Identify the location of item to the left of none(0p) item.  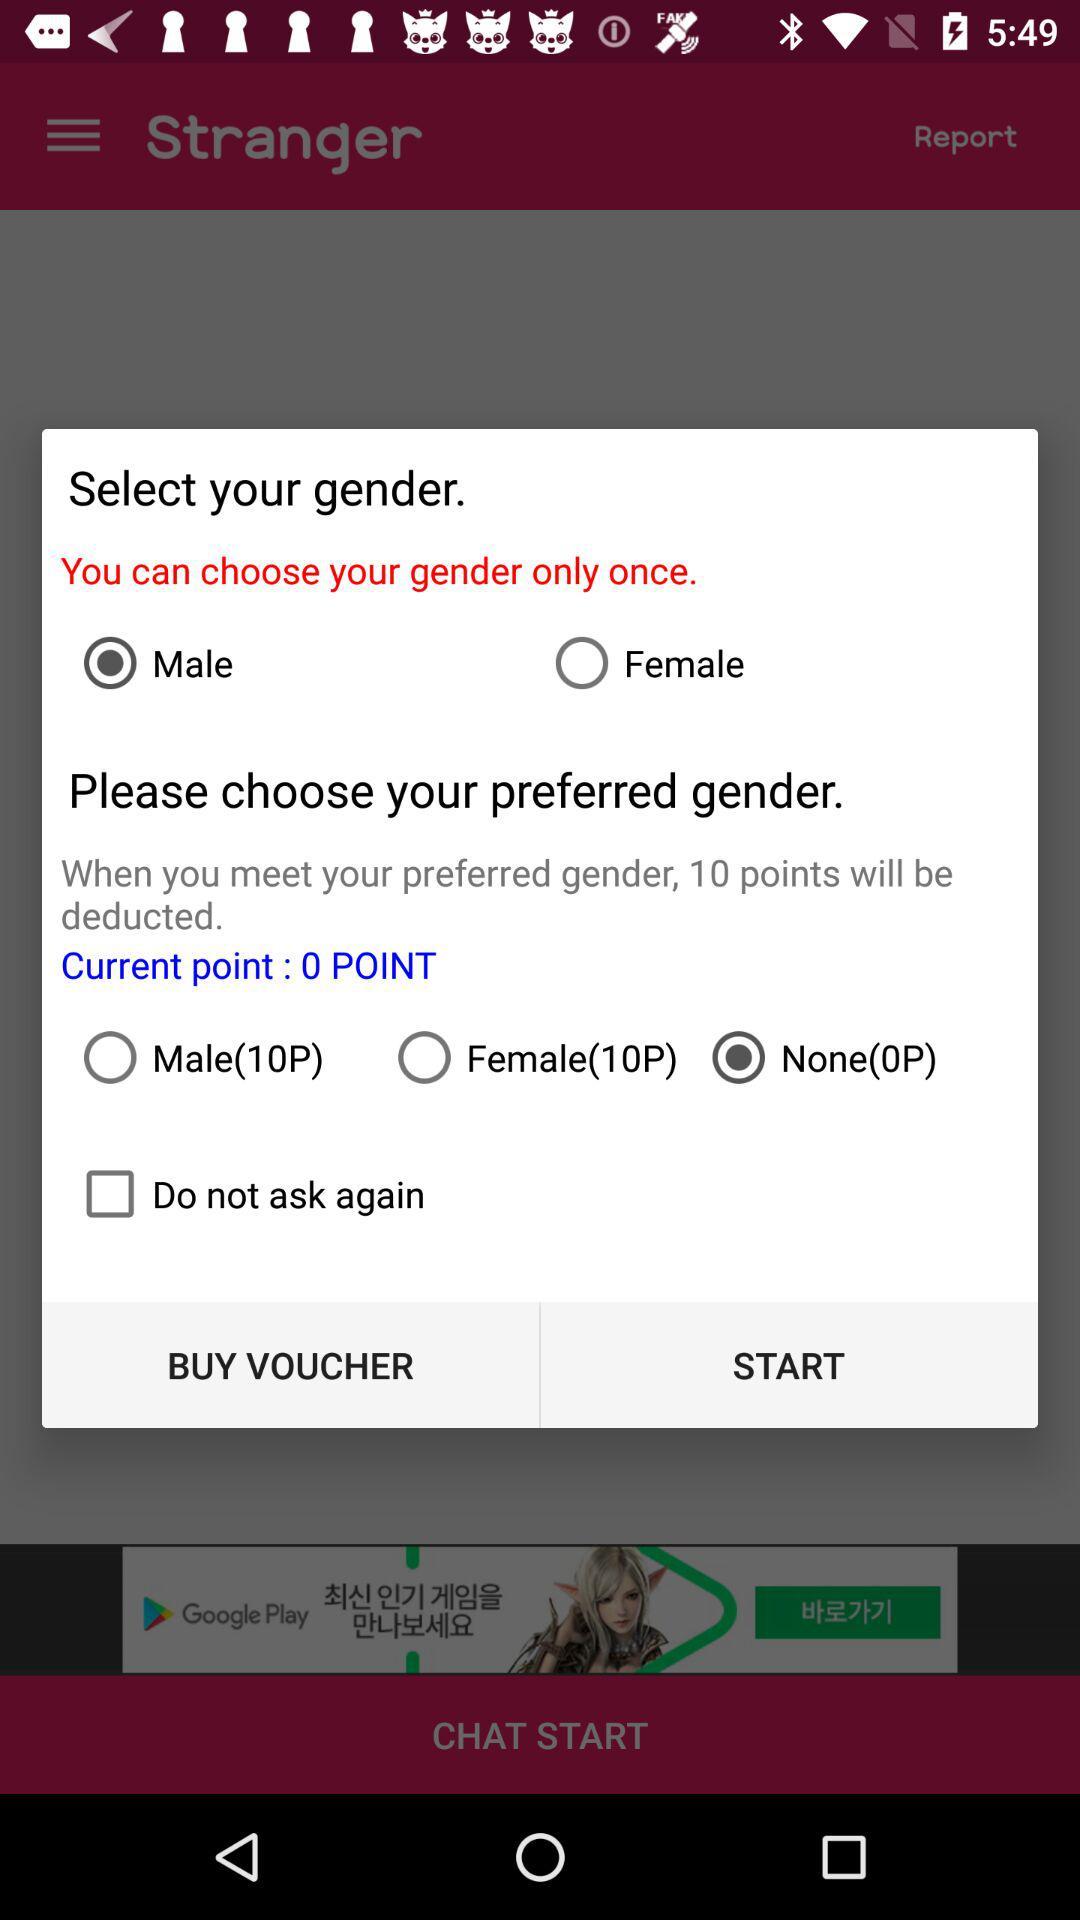
(538, 1056).